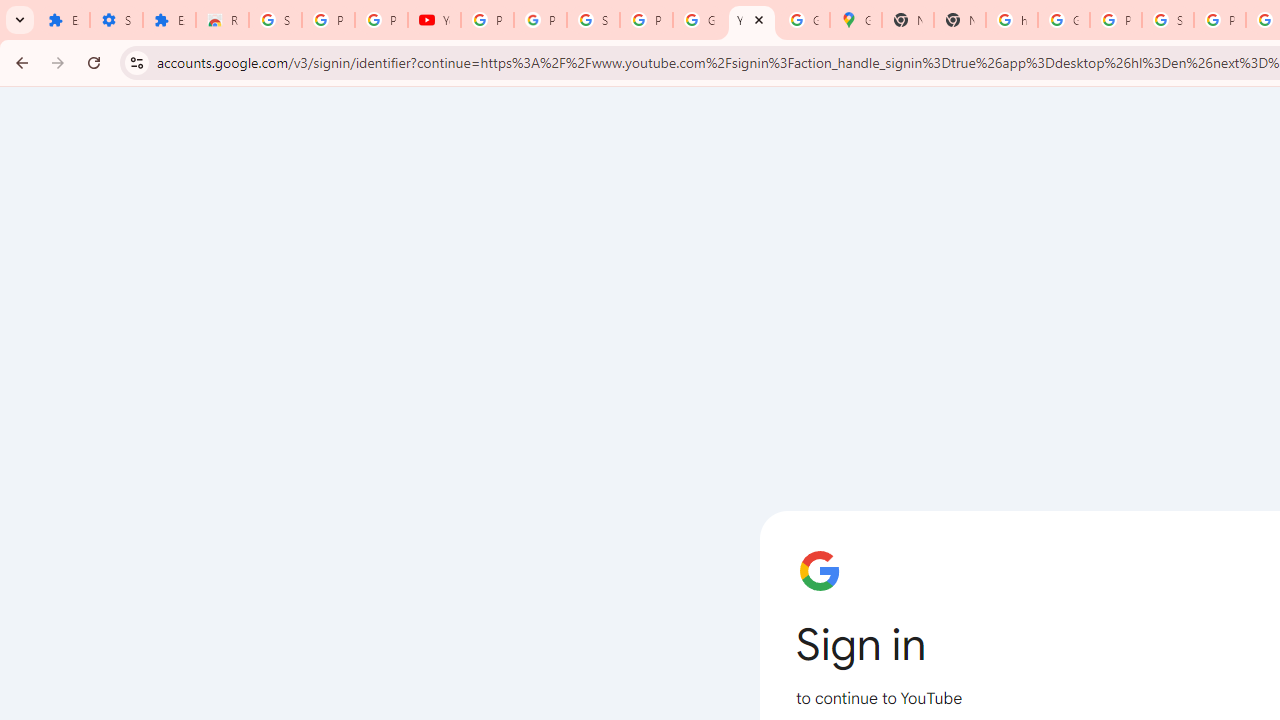 This screenshot has width=1280, height=720. I want to click on 'Reviews: Helix Fruit Jump Arcade Game', so click(222, 20).